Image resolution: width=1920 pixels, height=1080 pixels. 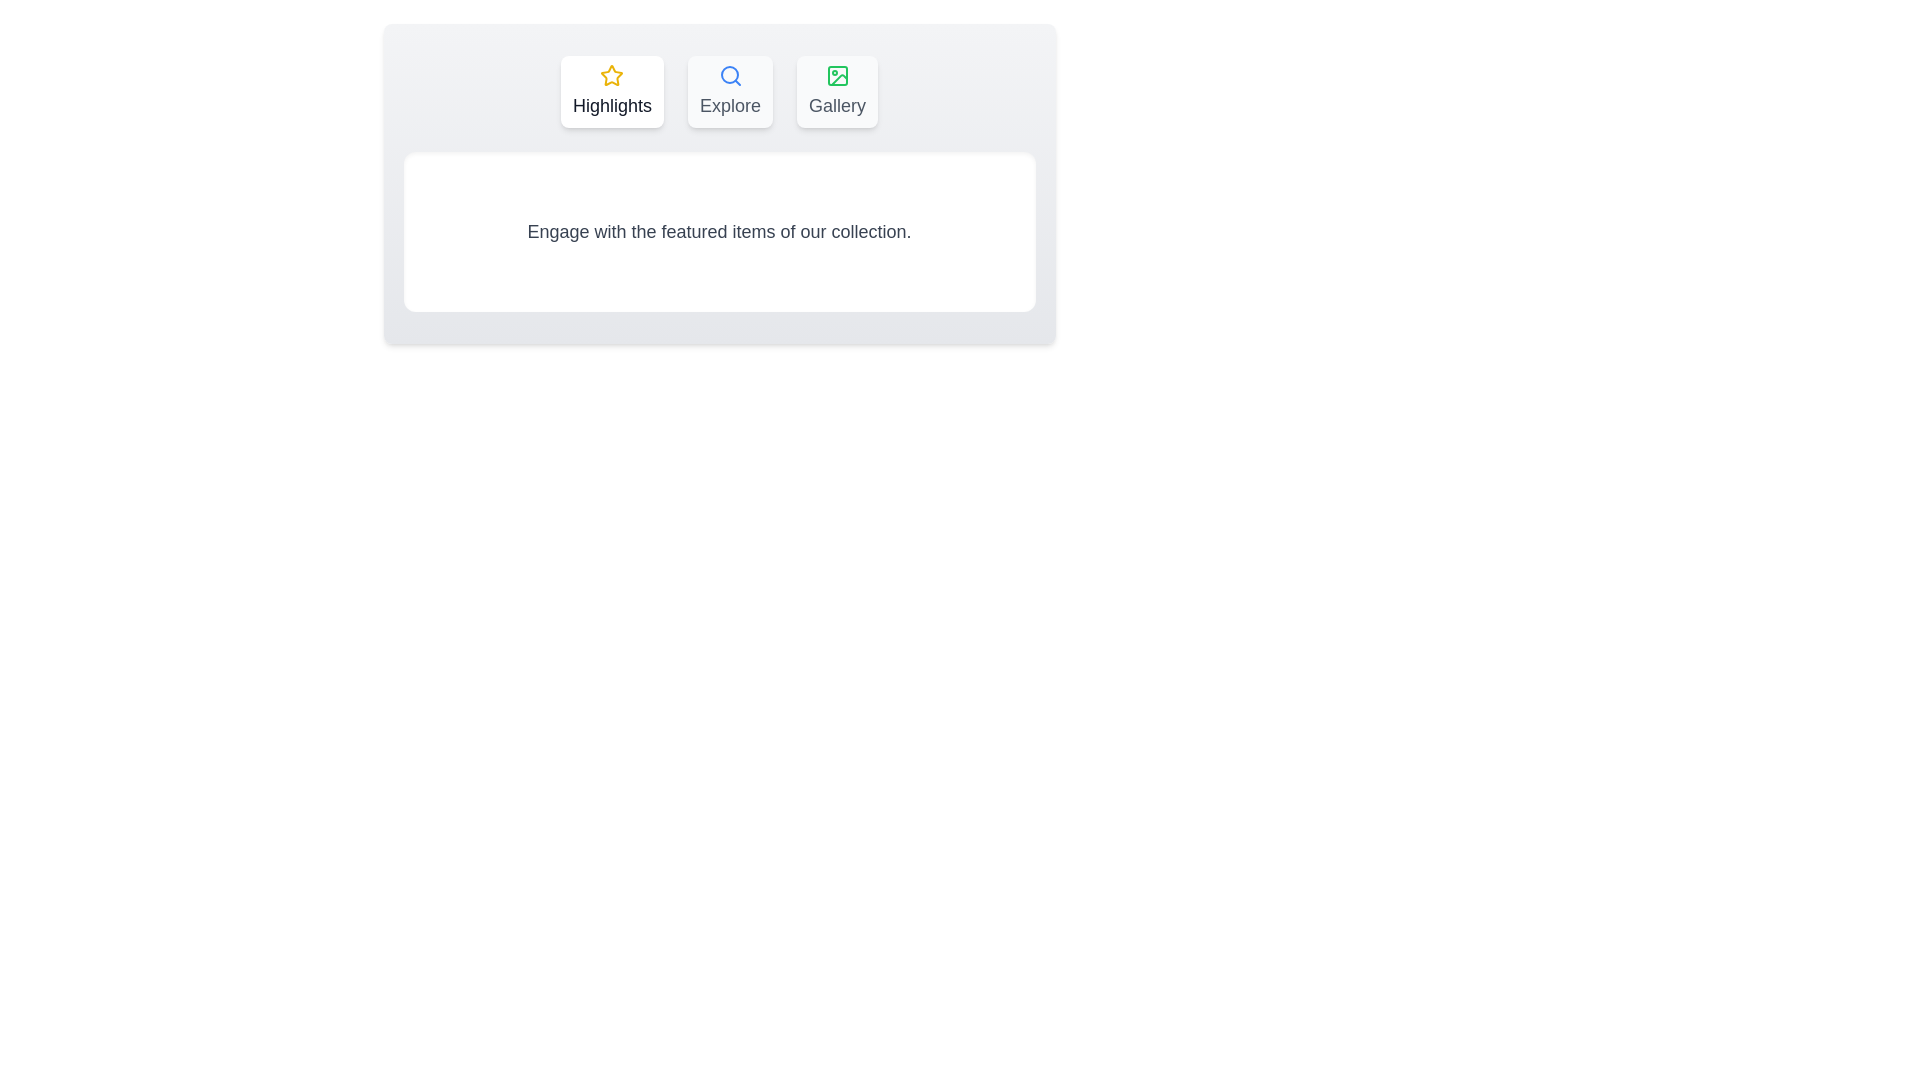 What do you see at coordinates (611, 92) in the screenshot?
I see `the tab Highlights to inspect its visual icon` at bounding box center [611, 92].